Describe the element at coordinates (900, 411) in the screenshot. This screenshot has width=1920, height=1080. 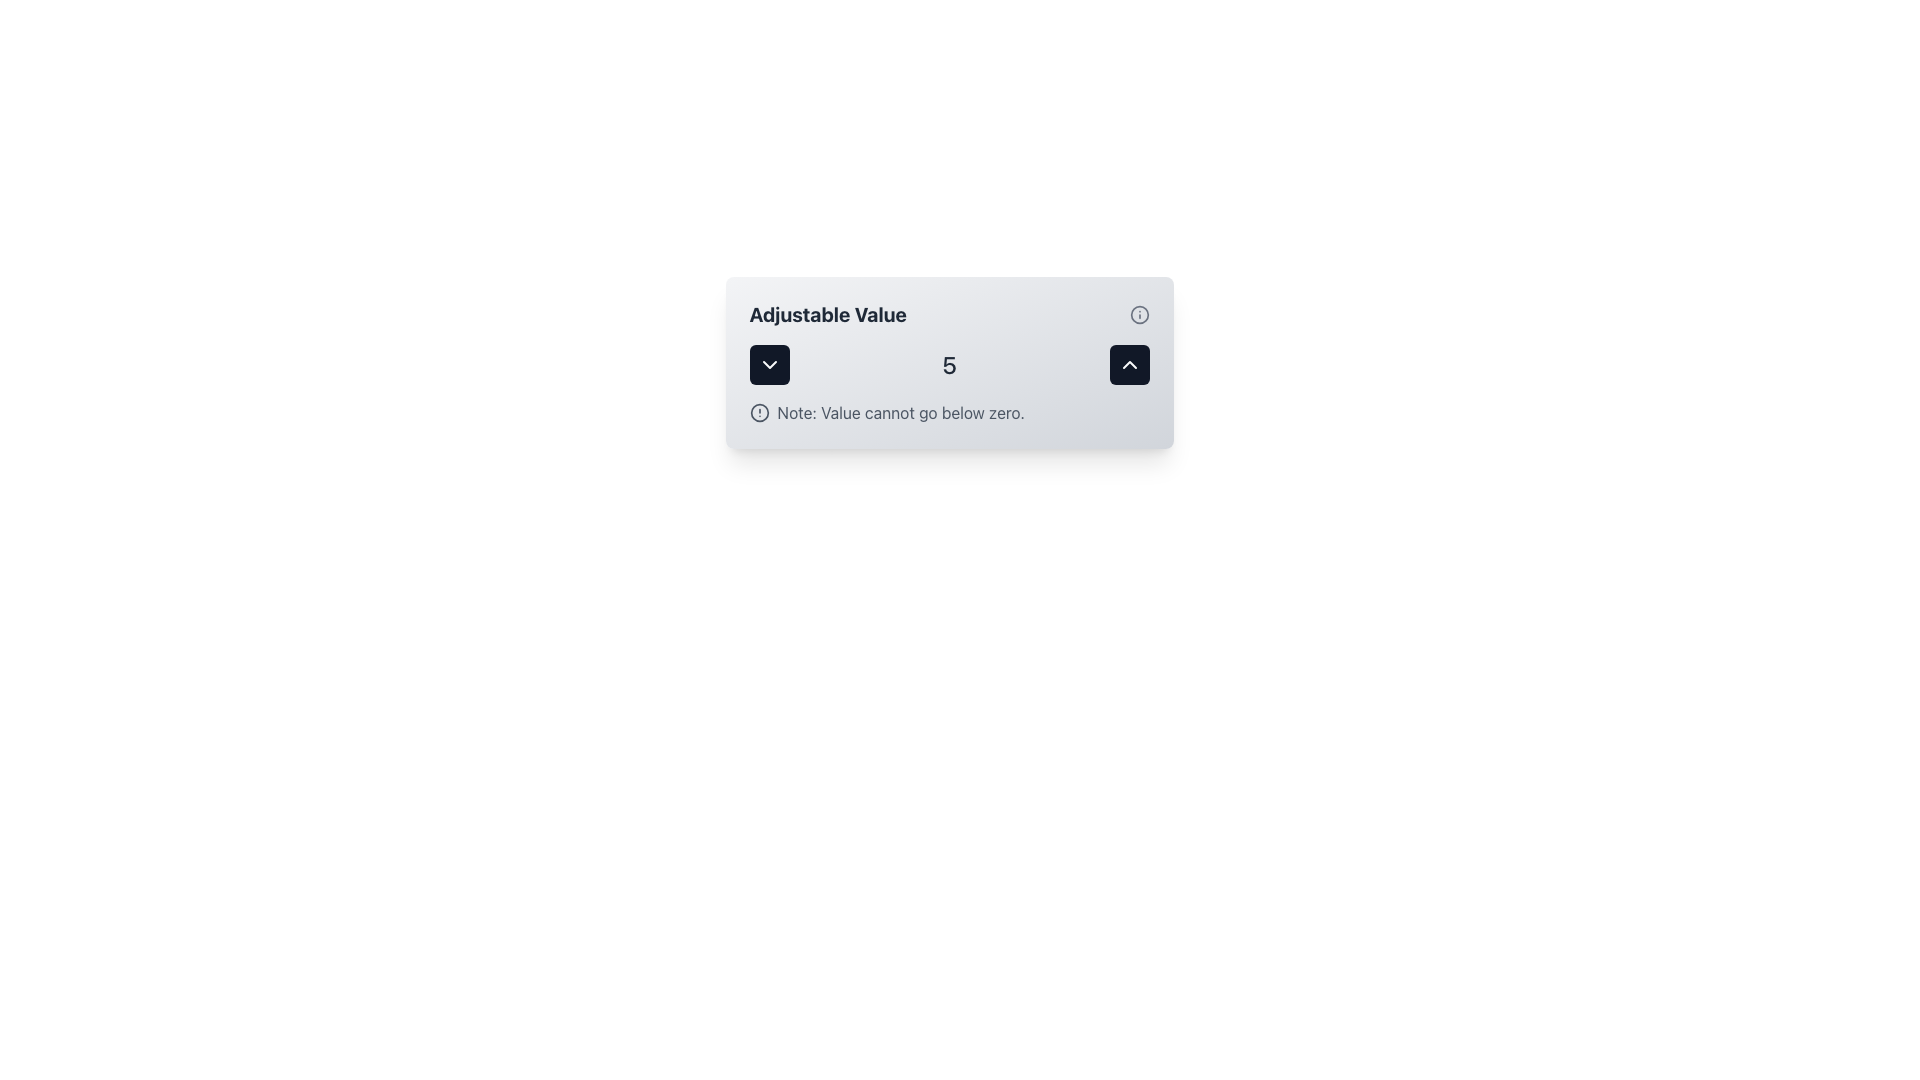
I see `information displayed in the Text Label that says 'Note: Value cannot go below zero.'` at that location.